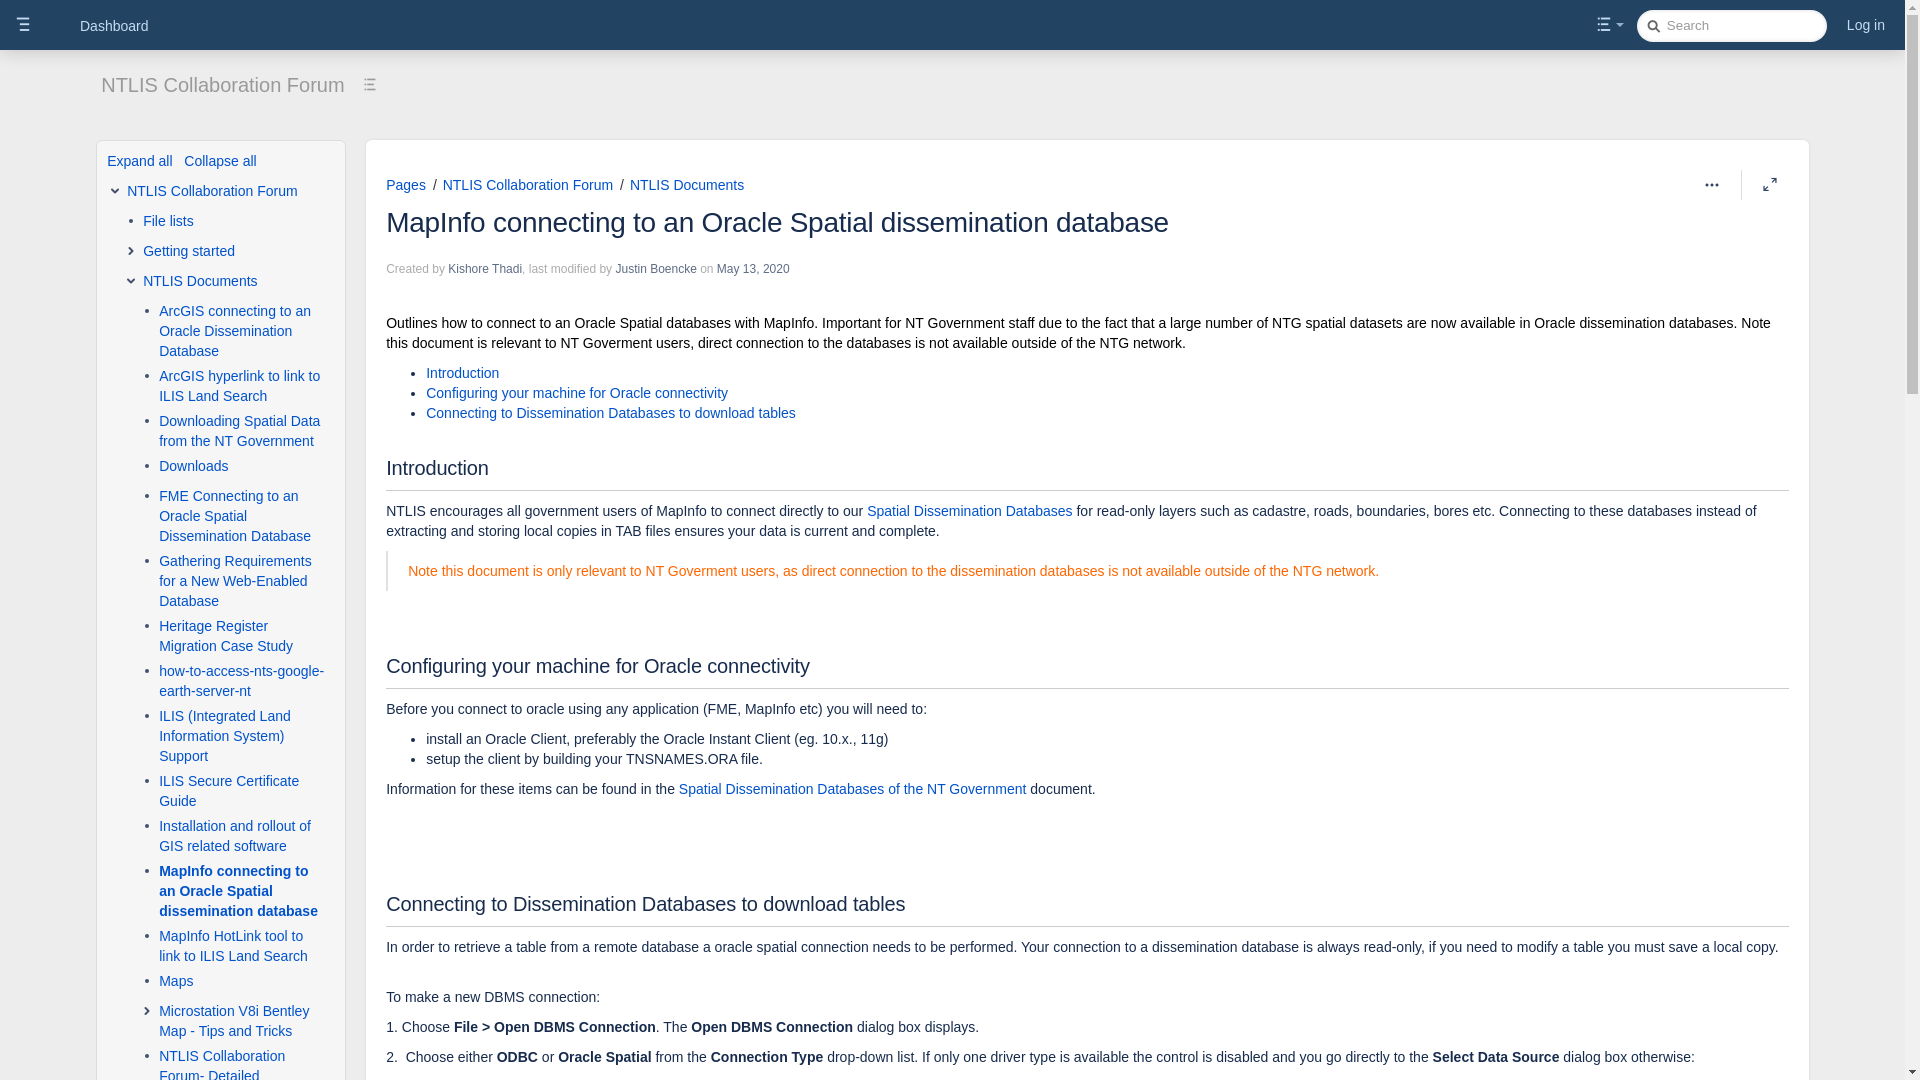 This screenshot has width=1920, height=1080. Describe the element at coordinates (220, 160) in the screenshot. I see `'Collapse all'` at that location.